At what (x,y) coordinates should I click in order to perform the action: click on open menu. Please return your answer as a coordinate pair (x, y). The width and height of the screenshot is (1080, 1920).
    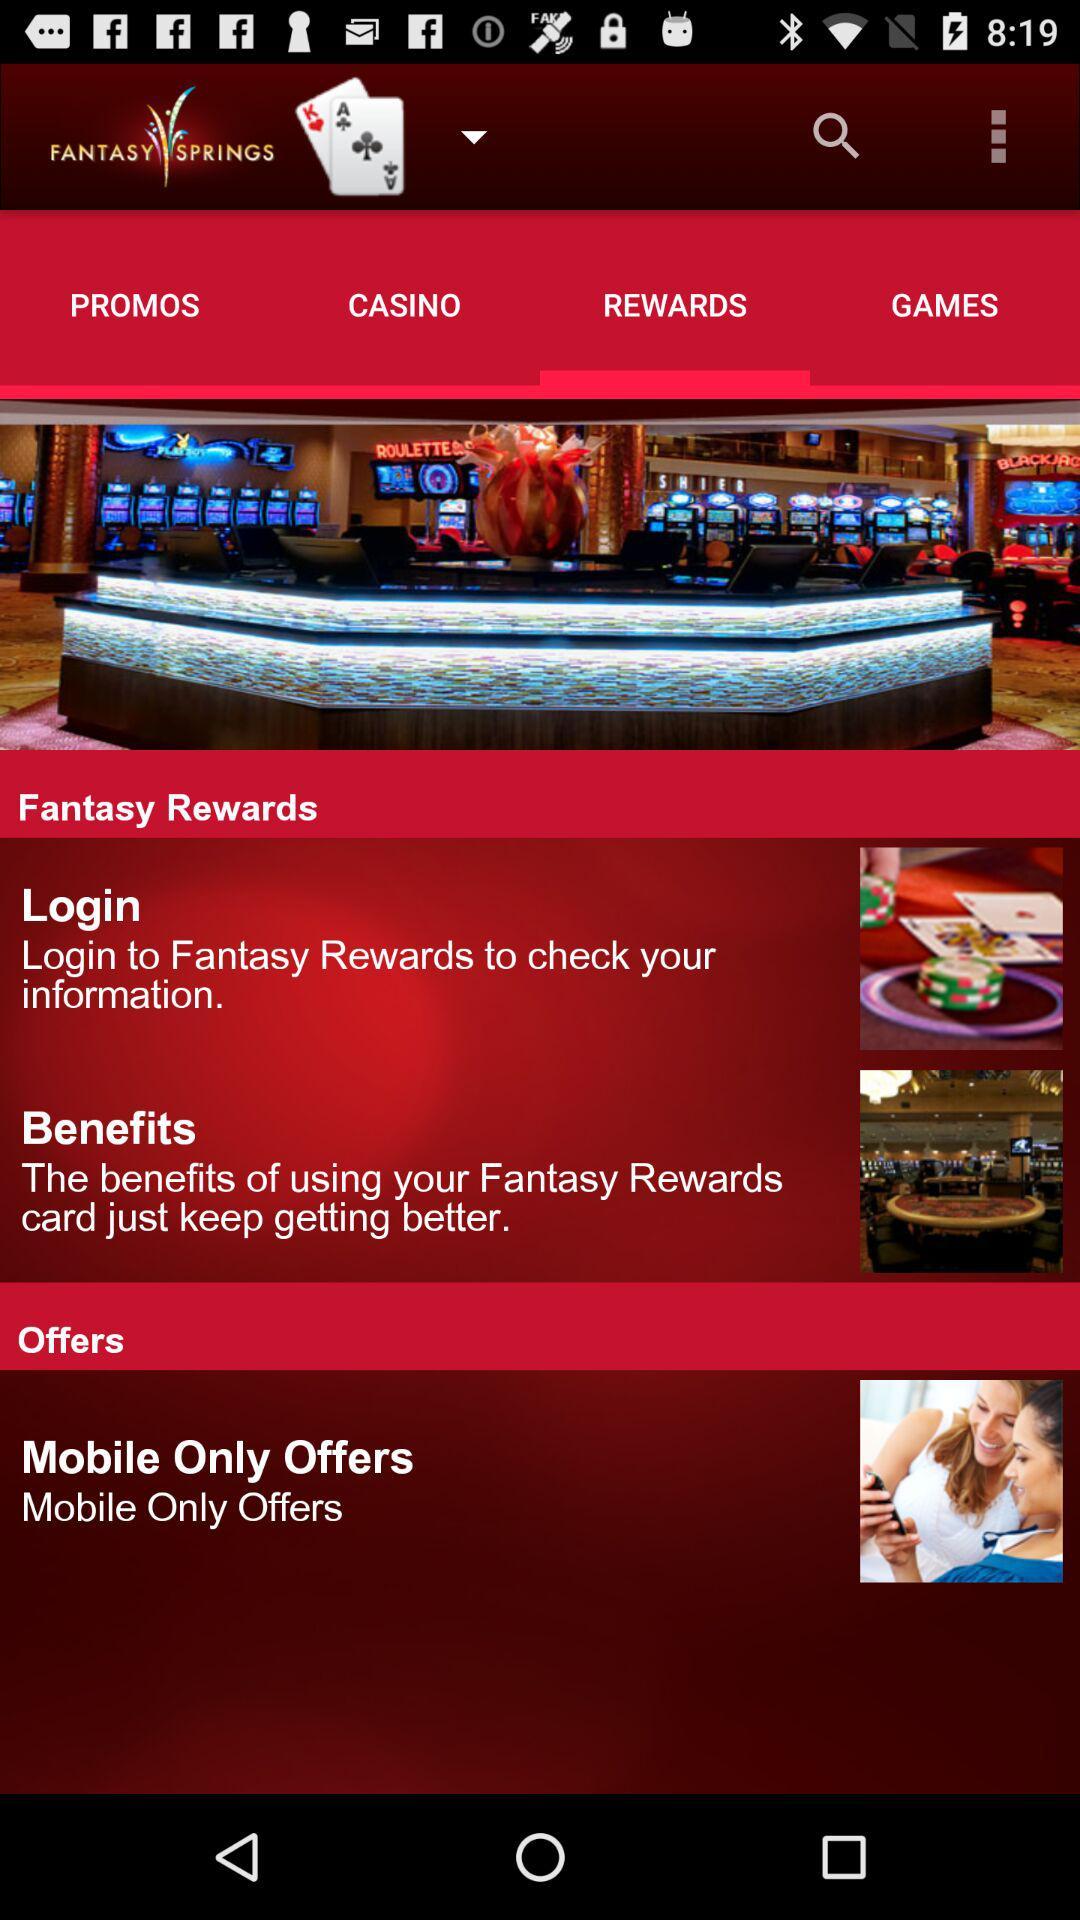
    Looking at the image, I should click on (999, 135).